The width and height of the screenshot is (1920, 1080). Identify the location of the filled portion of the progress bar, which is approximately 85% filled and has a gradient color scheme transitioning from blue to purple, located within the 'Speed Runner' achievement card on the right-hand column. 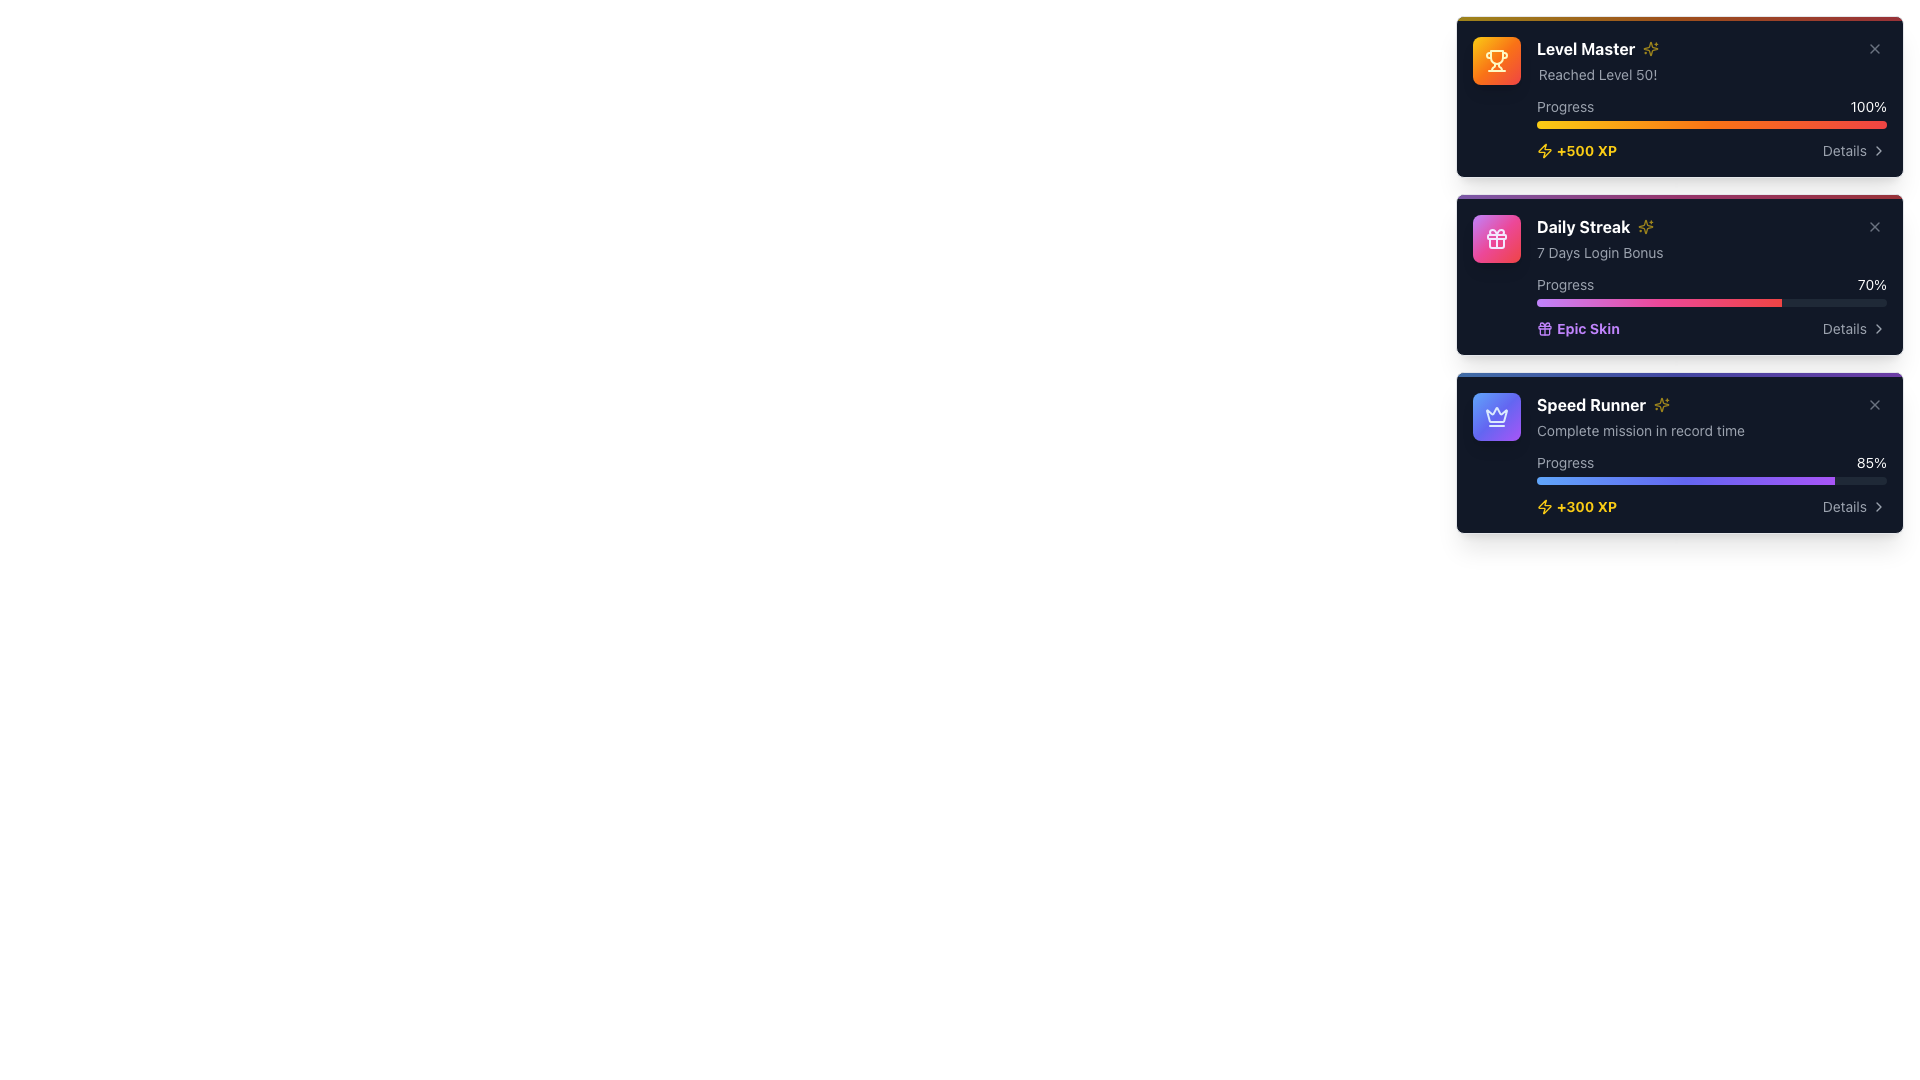
(1684, 481).